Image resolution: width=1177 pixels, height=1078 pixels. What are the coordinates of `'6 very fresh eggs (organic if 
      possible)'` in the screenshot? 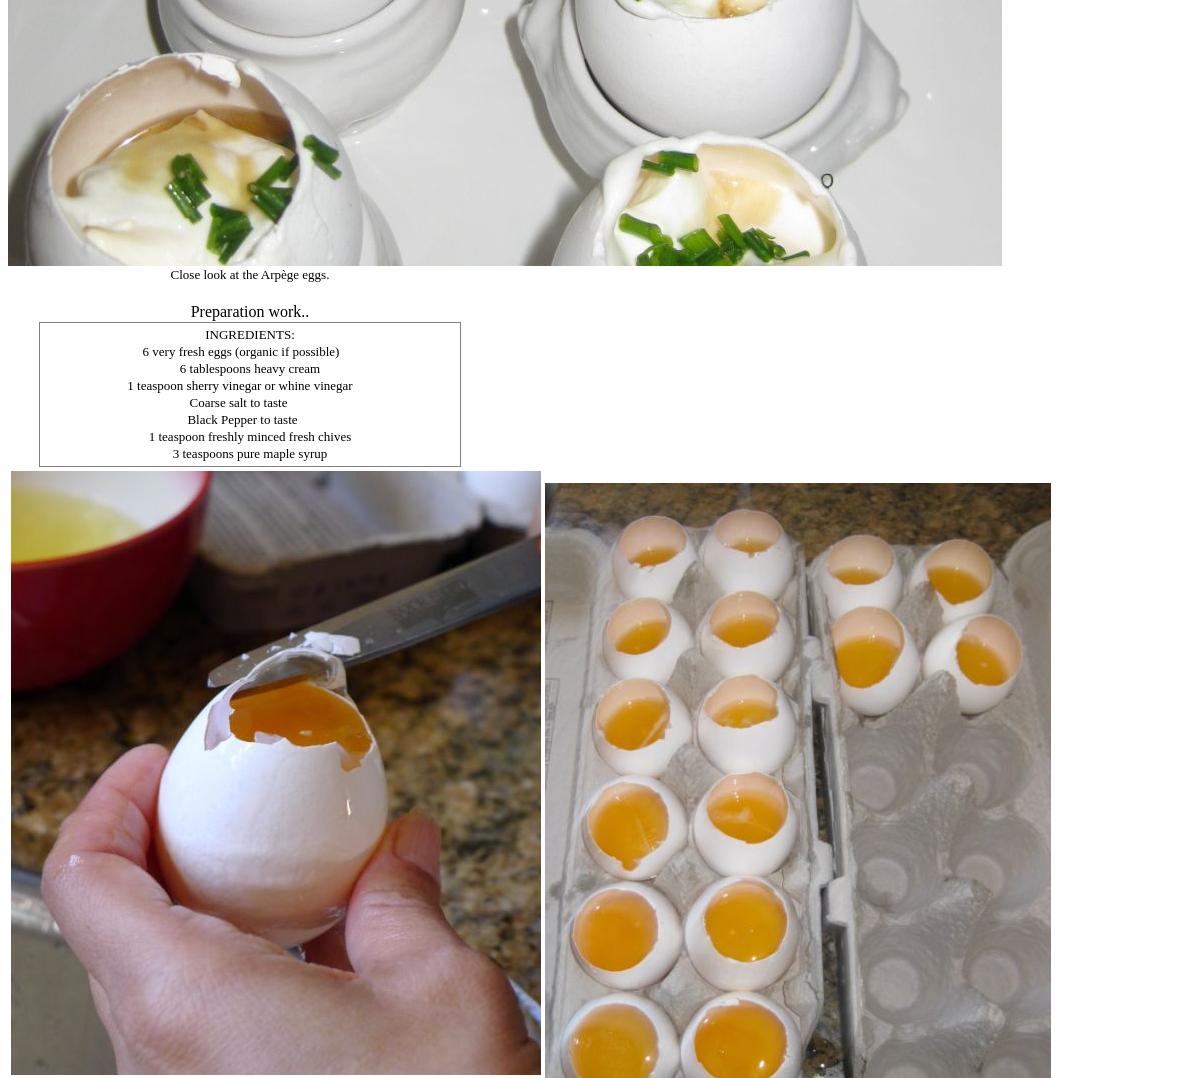 It's located at (239, 351).